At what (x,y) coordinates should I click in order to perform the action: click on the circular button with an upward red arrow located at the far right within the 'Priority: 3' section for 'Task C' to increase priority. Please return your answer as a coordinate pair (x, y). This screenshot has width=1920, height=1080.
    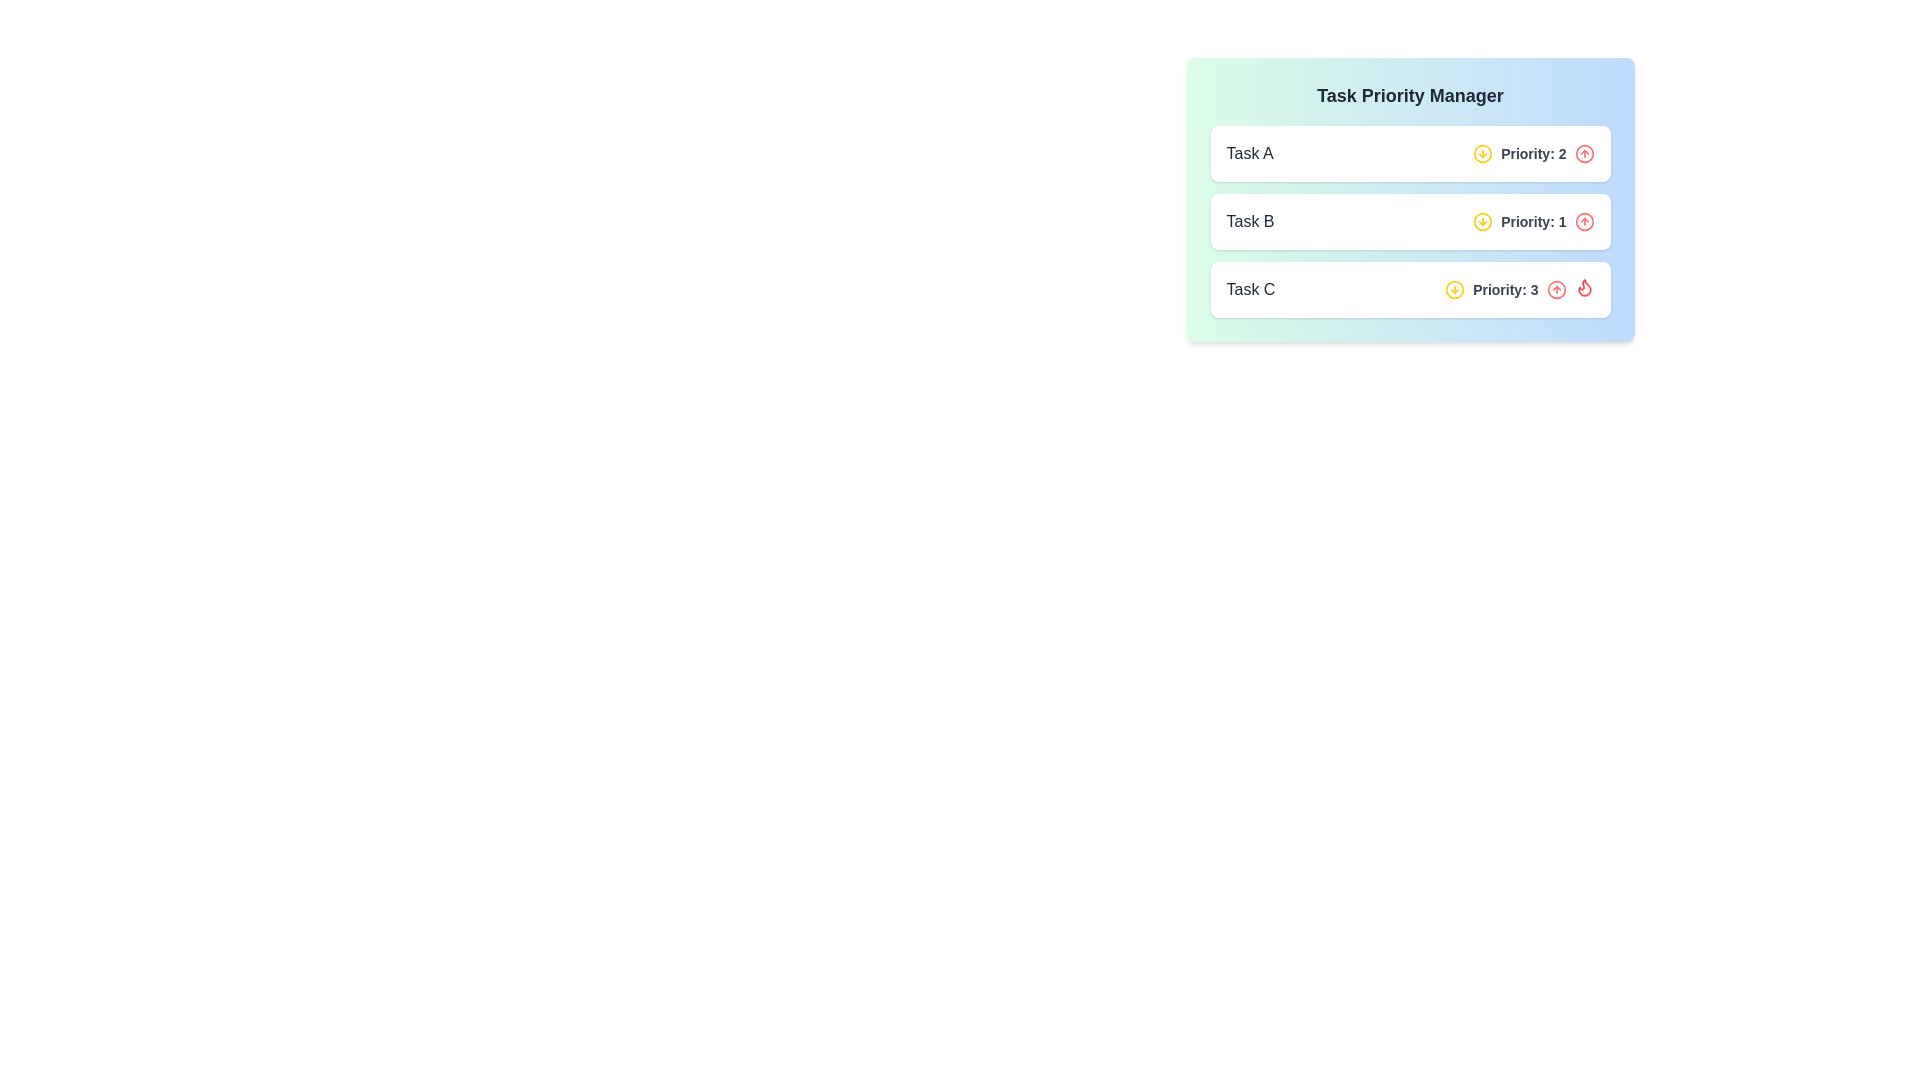
    Looking at the image, I should click on (1555, 289).